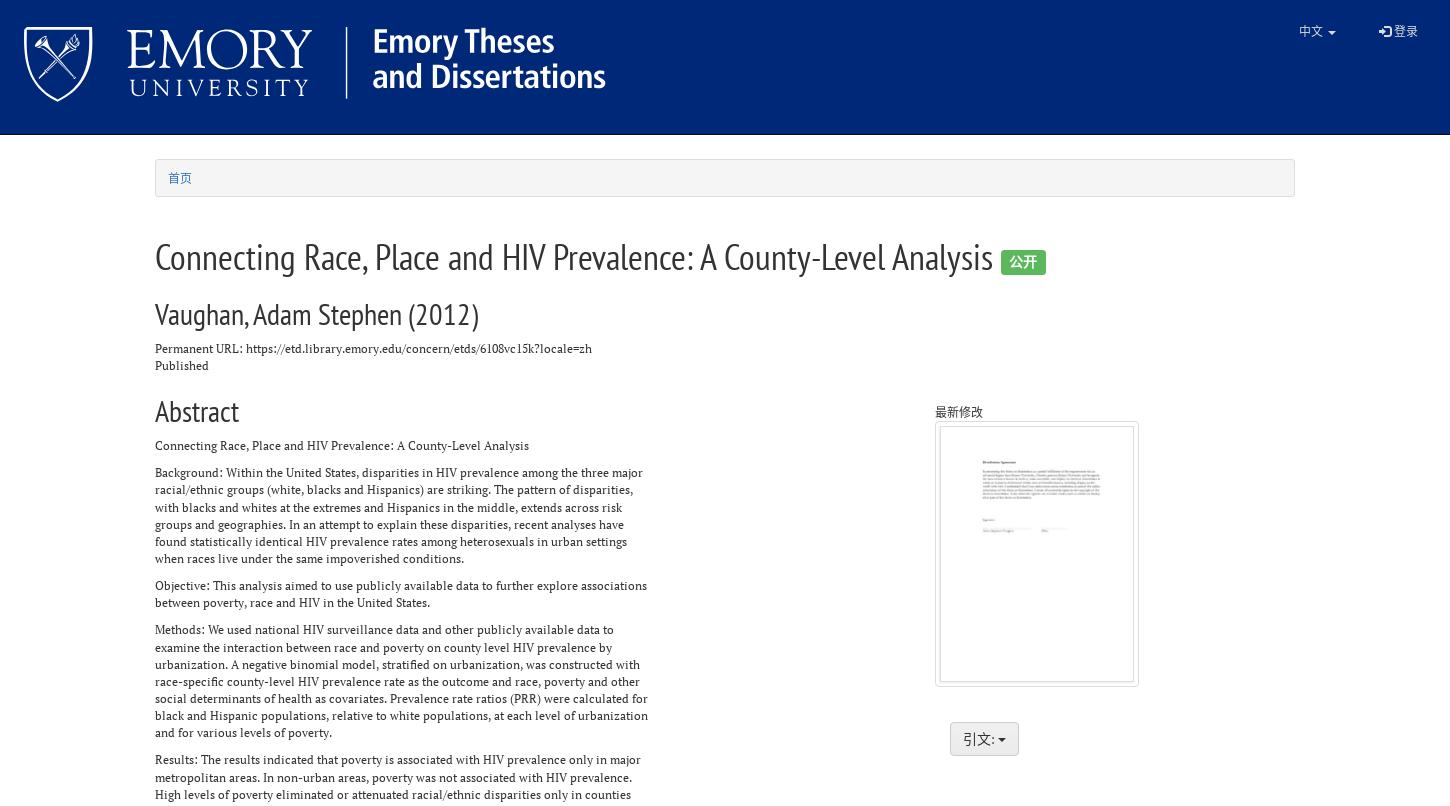 The width and height of the screenshot is (1450, 806). I want to click on 'Background: Within the United States, disparities in HIV
prevalence among the three major', so click(154, 471).